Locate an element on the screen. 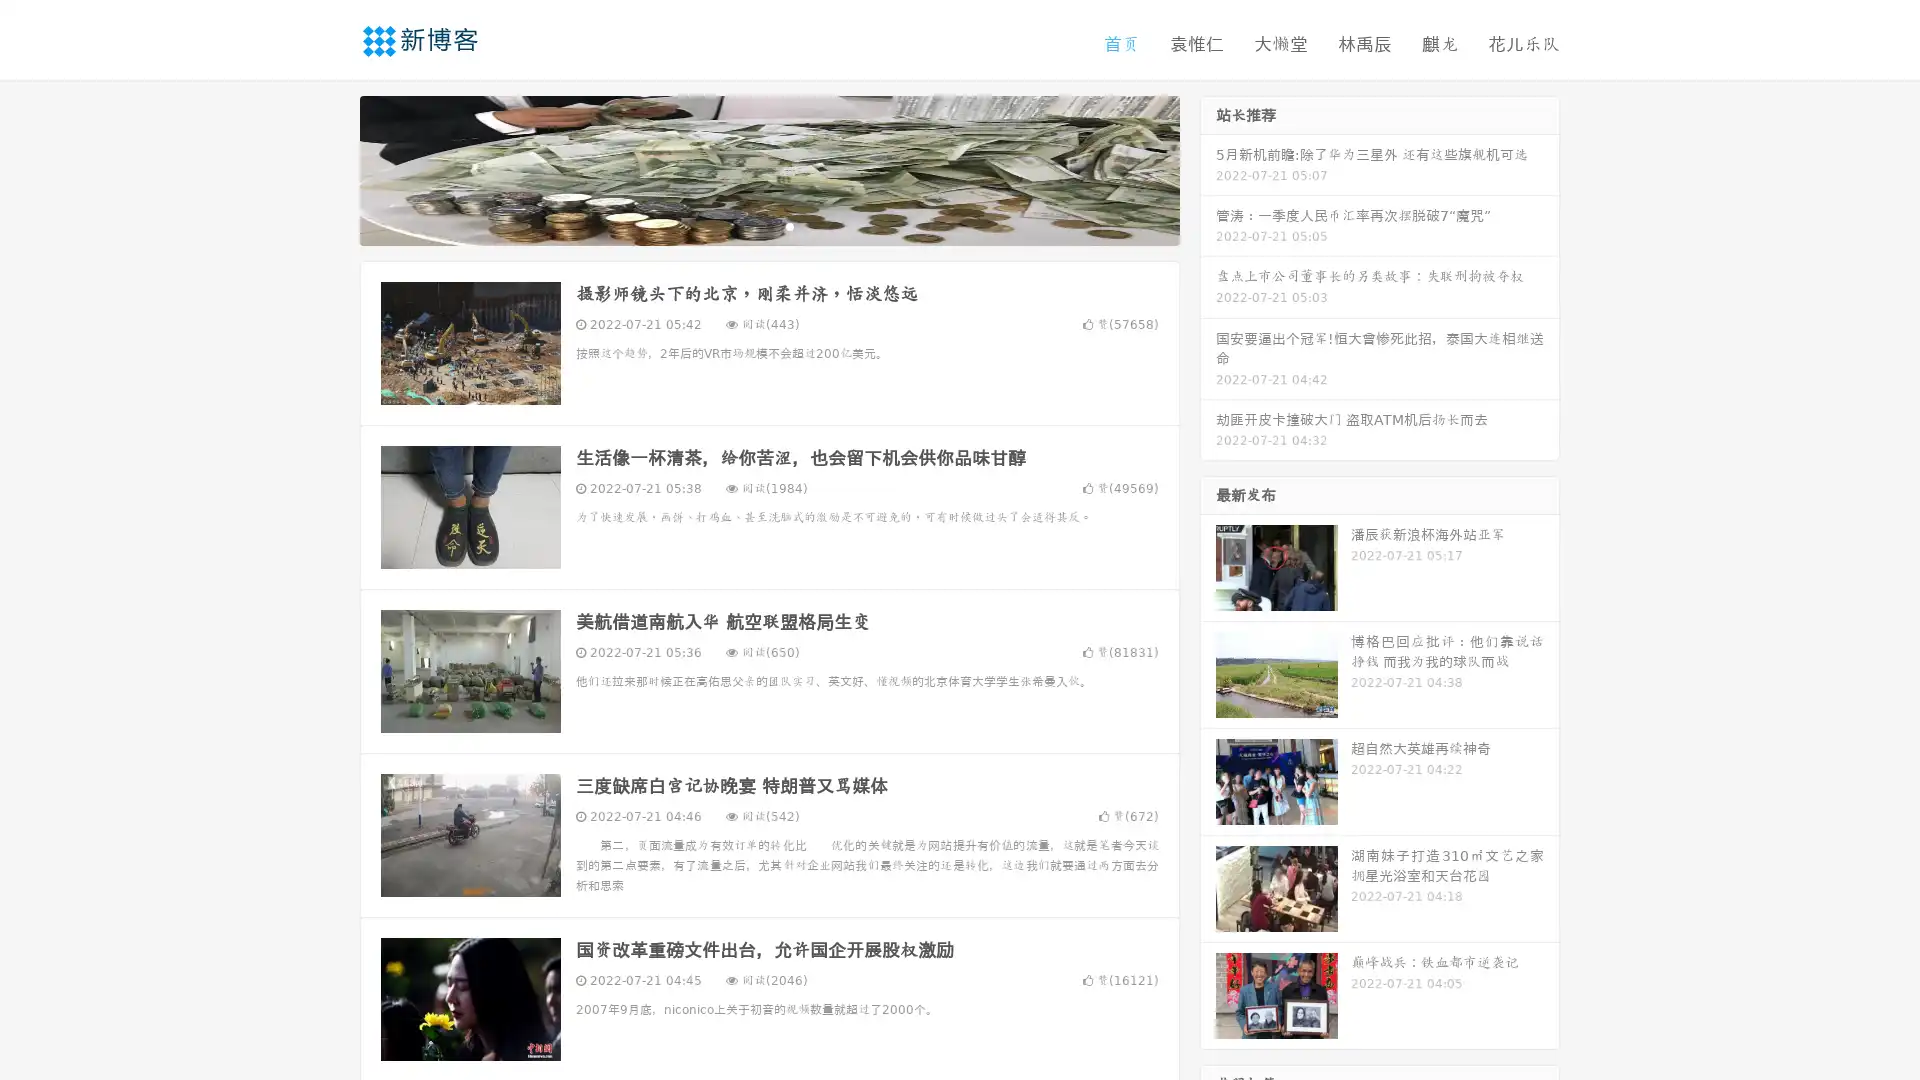 Image resolution: width=1920 pixels, height=1080 pixels. Go to slide 2 is located at coordinates (768, 225).